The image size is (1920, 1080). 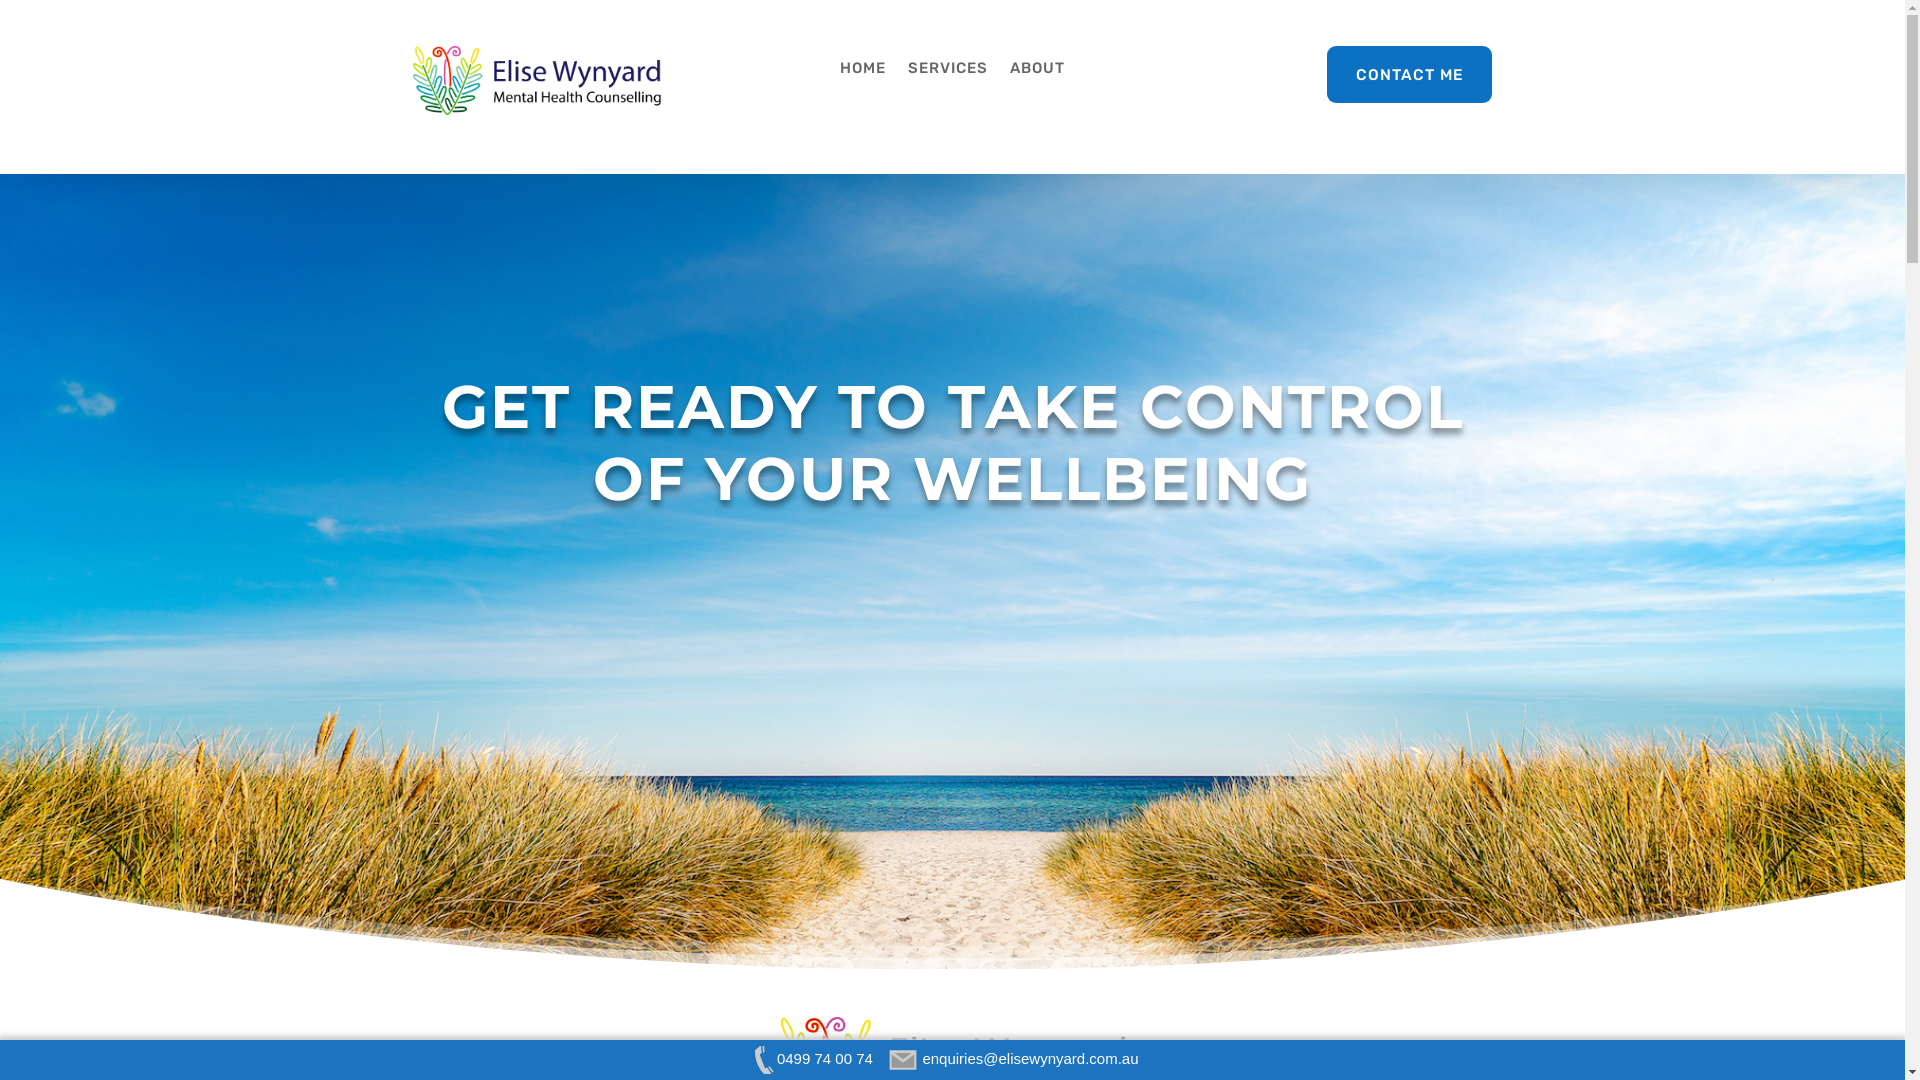 I want to click on 'CONTACT ME', so click(x=1409, y=73).